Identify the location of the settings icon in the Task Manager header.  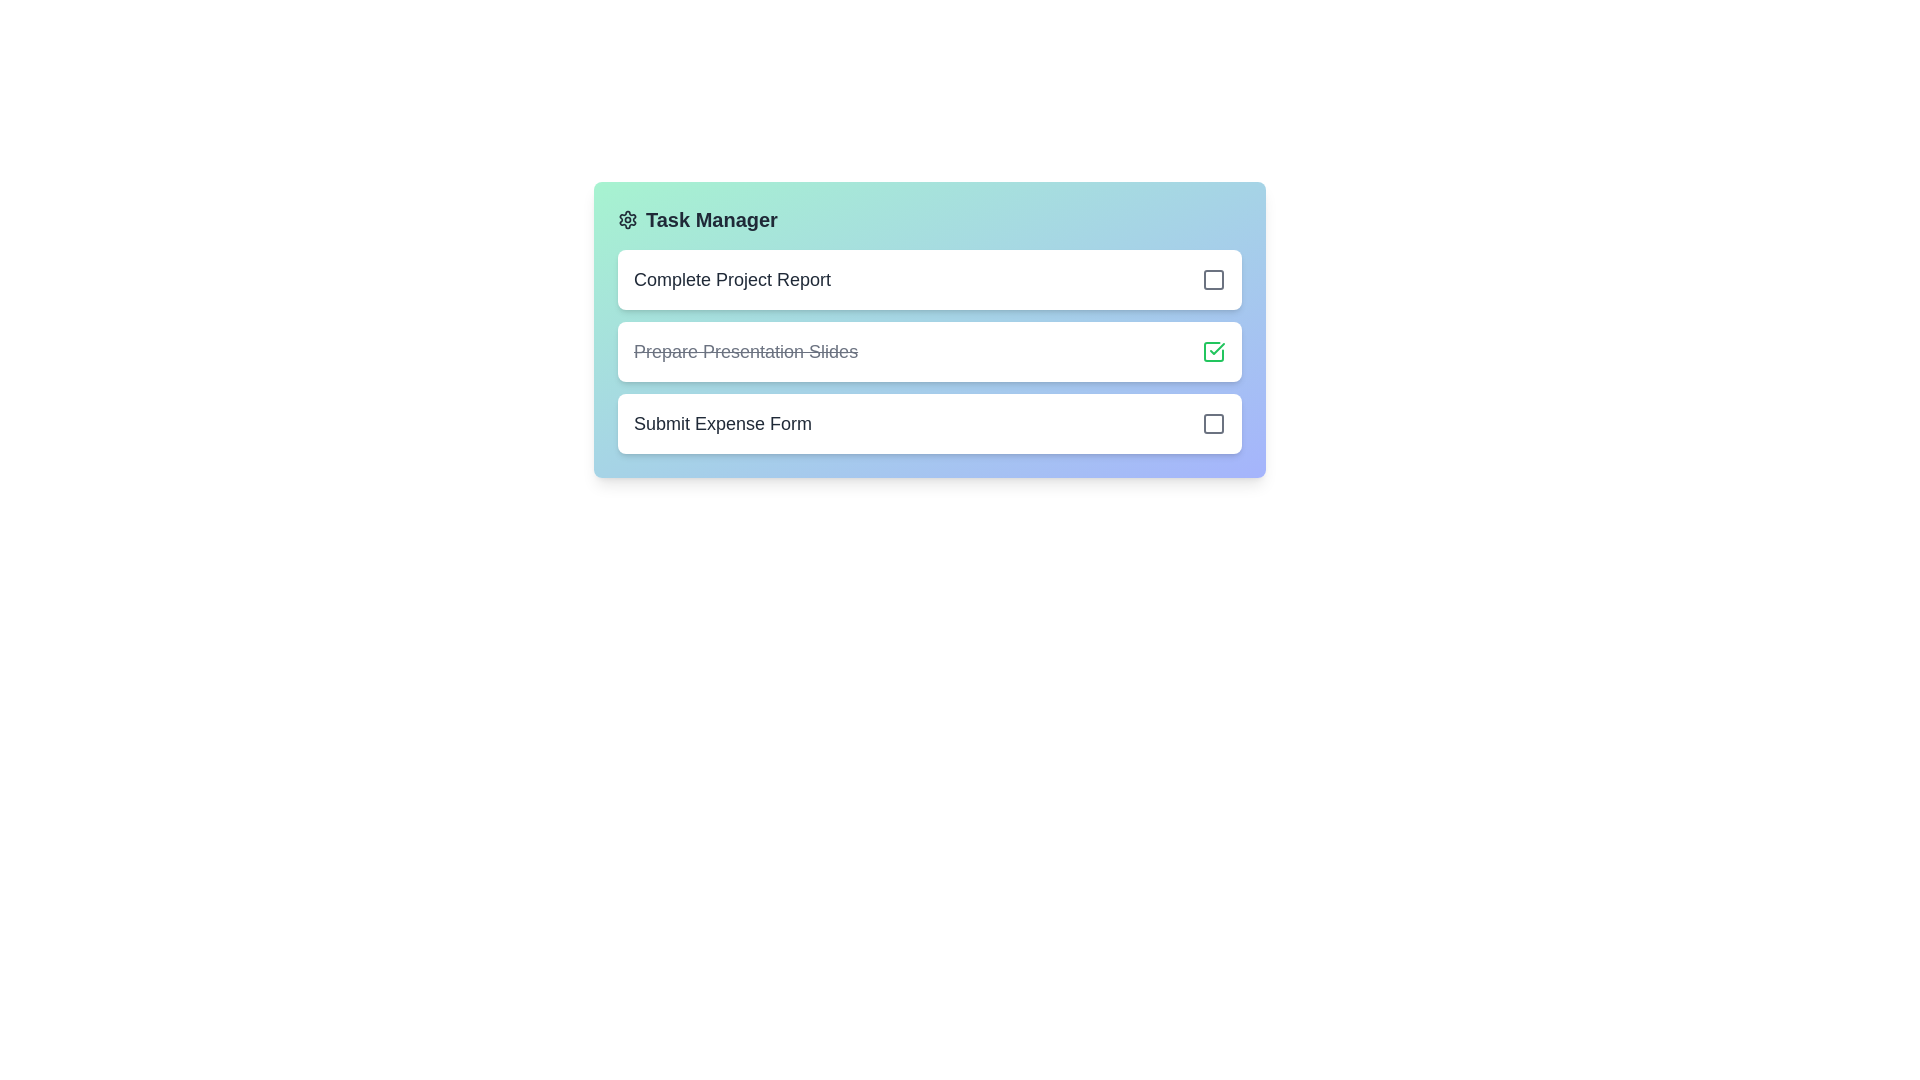
(627, 219).